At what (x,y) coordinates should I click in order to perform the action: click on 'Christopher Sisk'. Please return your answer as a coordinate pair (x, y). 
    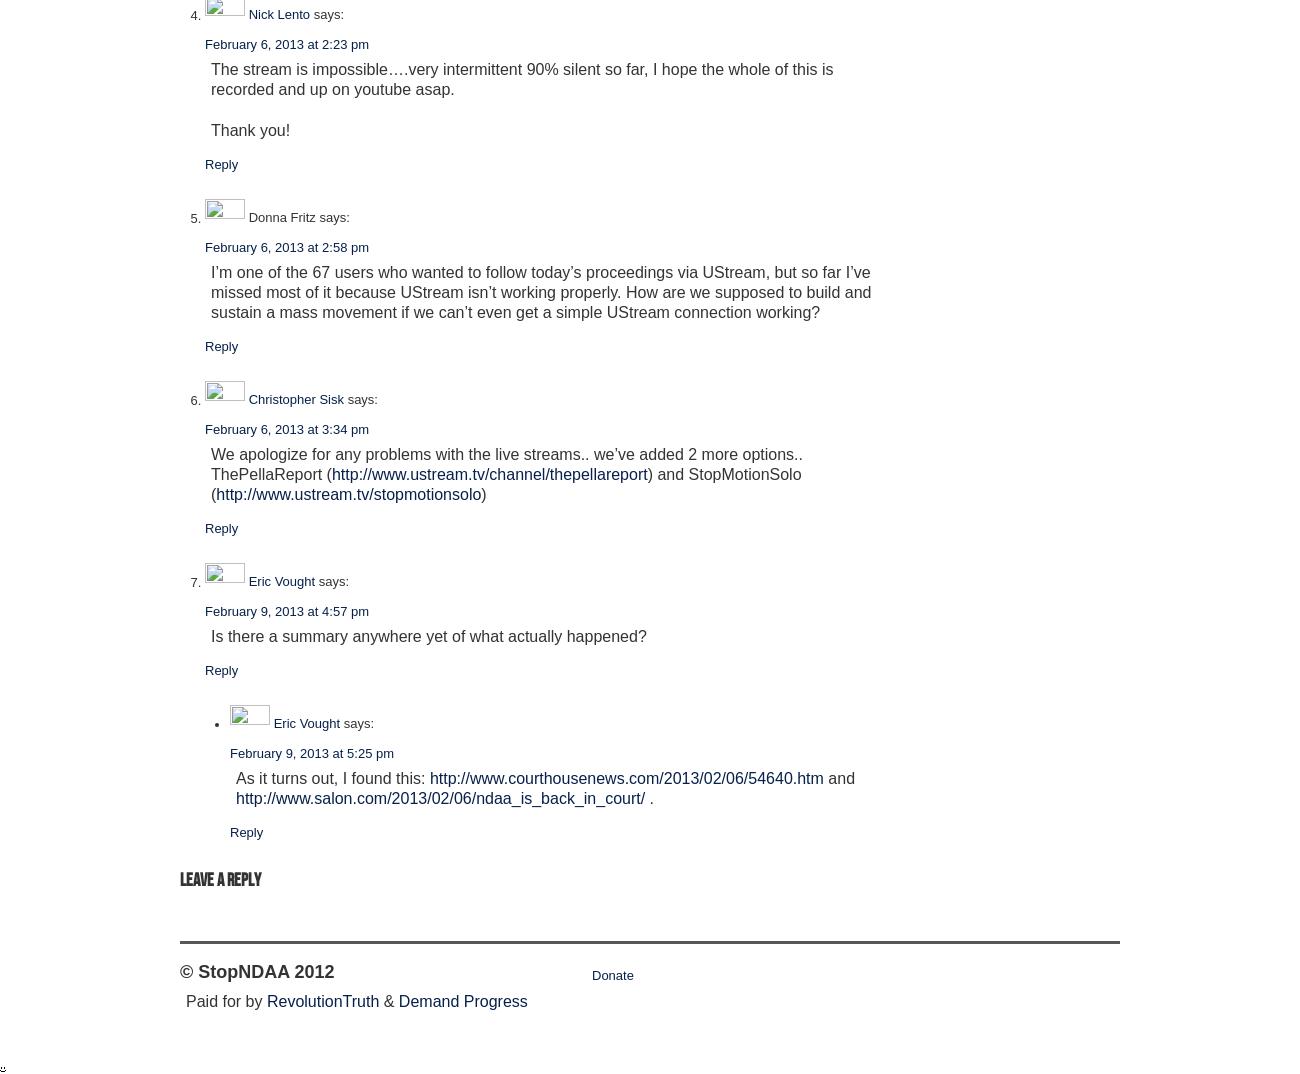
    Looking at the image, I should click on (296, 399).